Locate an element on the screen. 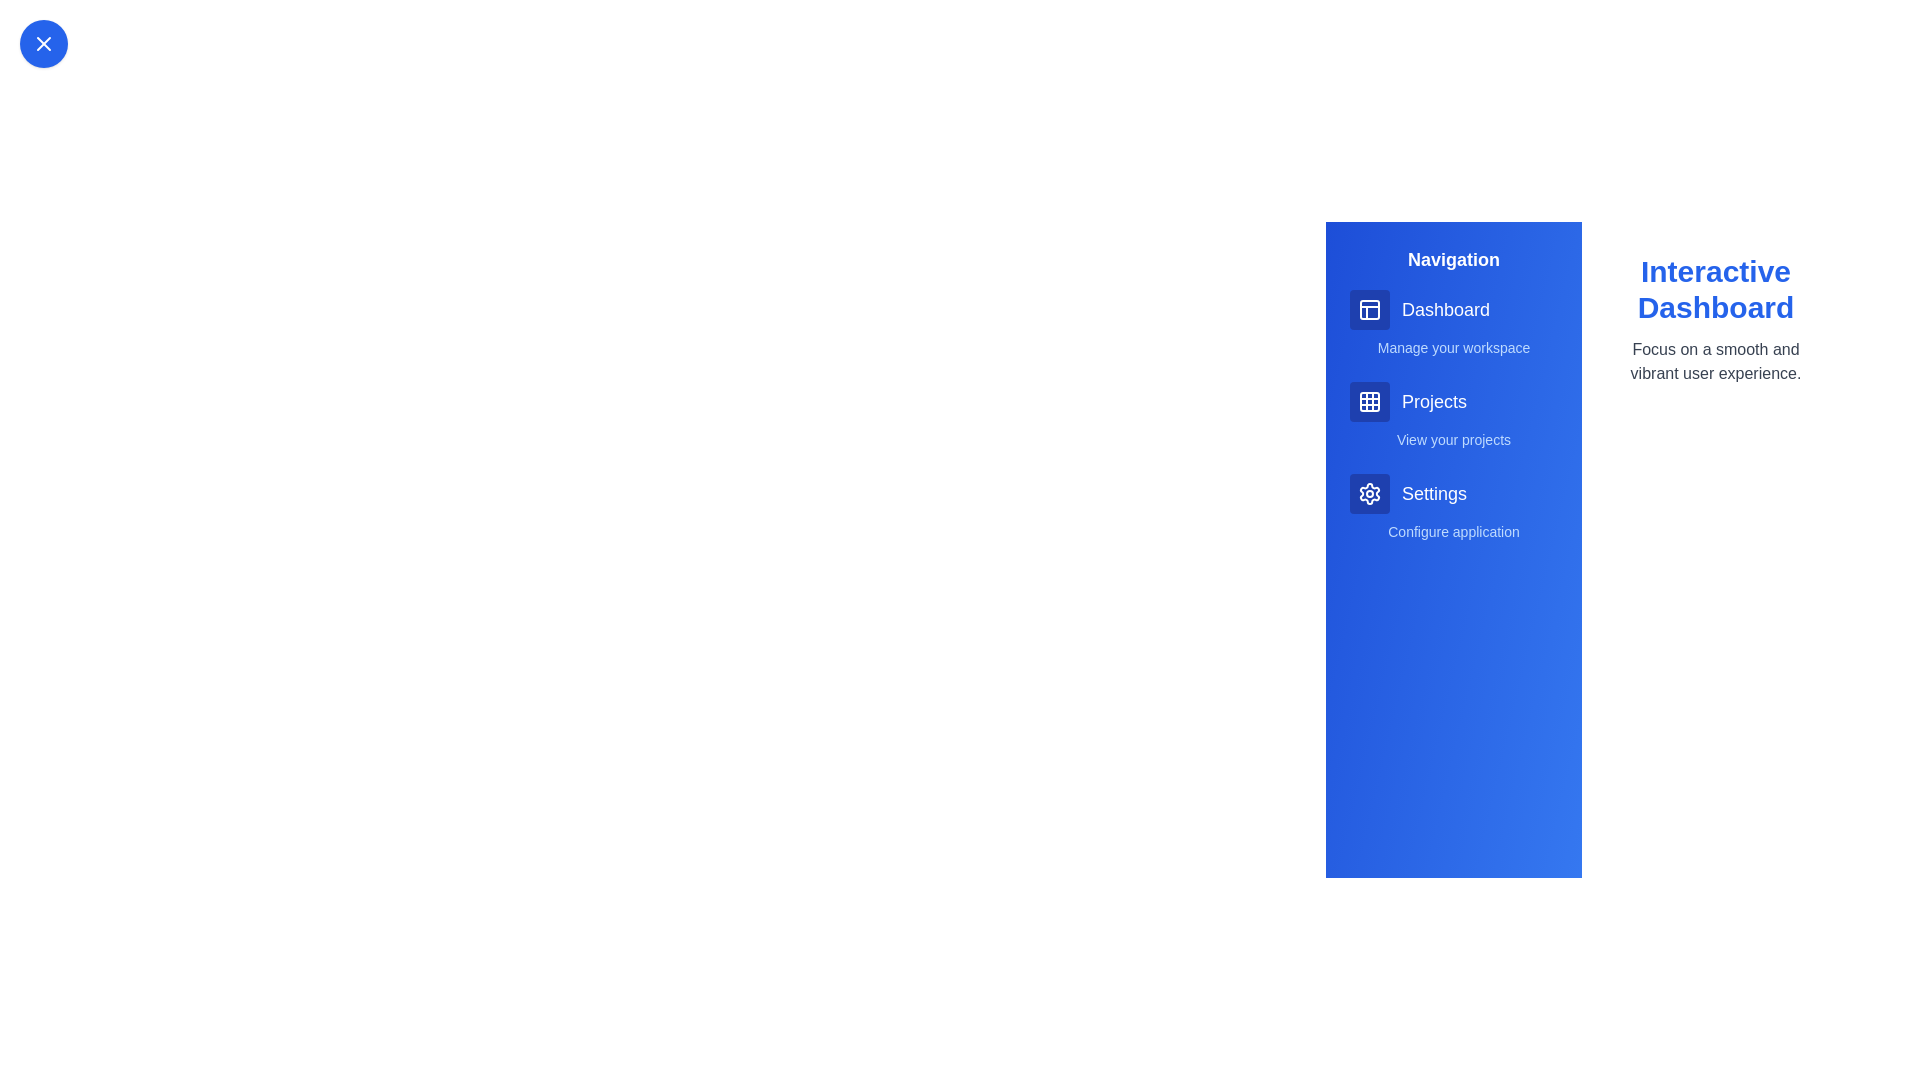 This screenshot has width=1920, height=1080. the 'Settings' menu item in the navigation menu is located at coordinates (1454, 493).